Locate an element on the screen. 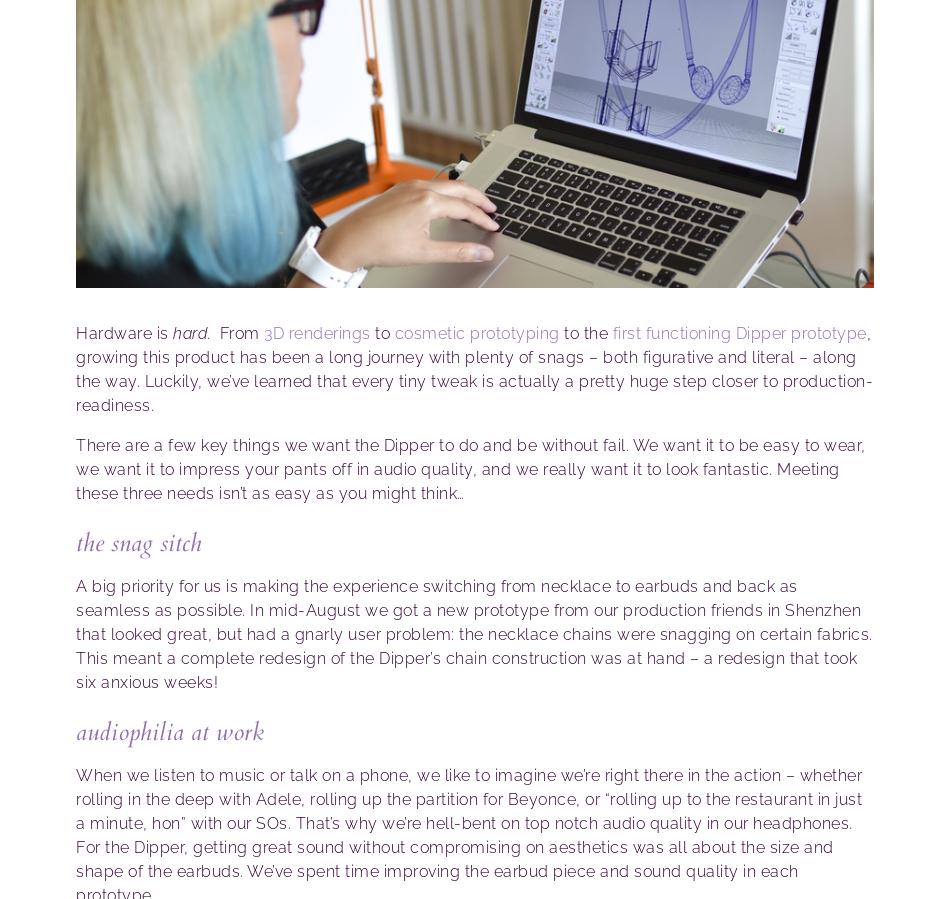 This screenshot has height=899, width=950. ', growing this product has been a long journey with plenty of snags – both figurative and literal – along the way. Luckily, we’ve learned that every tiny tweak is actually a pretty huge step closer to production-readiness.' is located at coordinates (76, 368).